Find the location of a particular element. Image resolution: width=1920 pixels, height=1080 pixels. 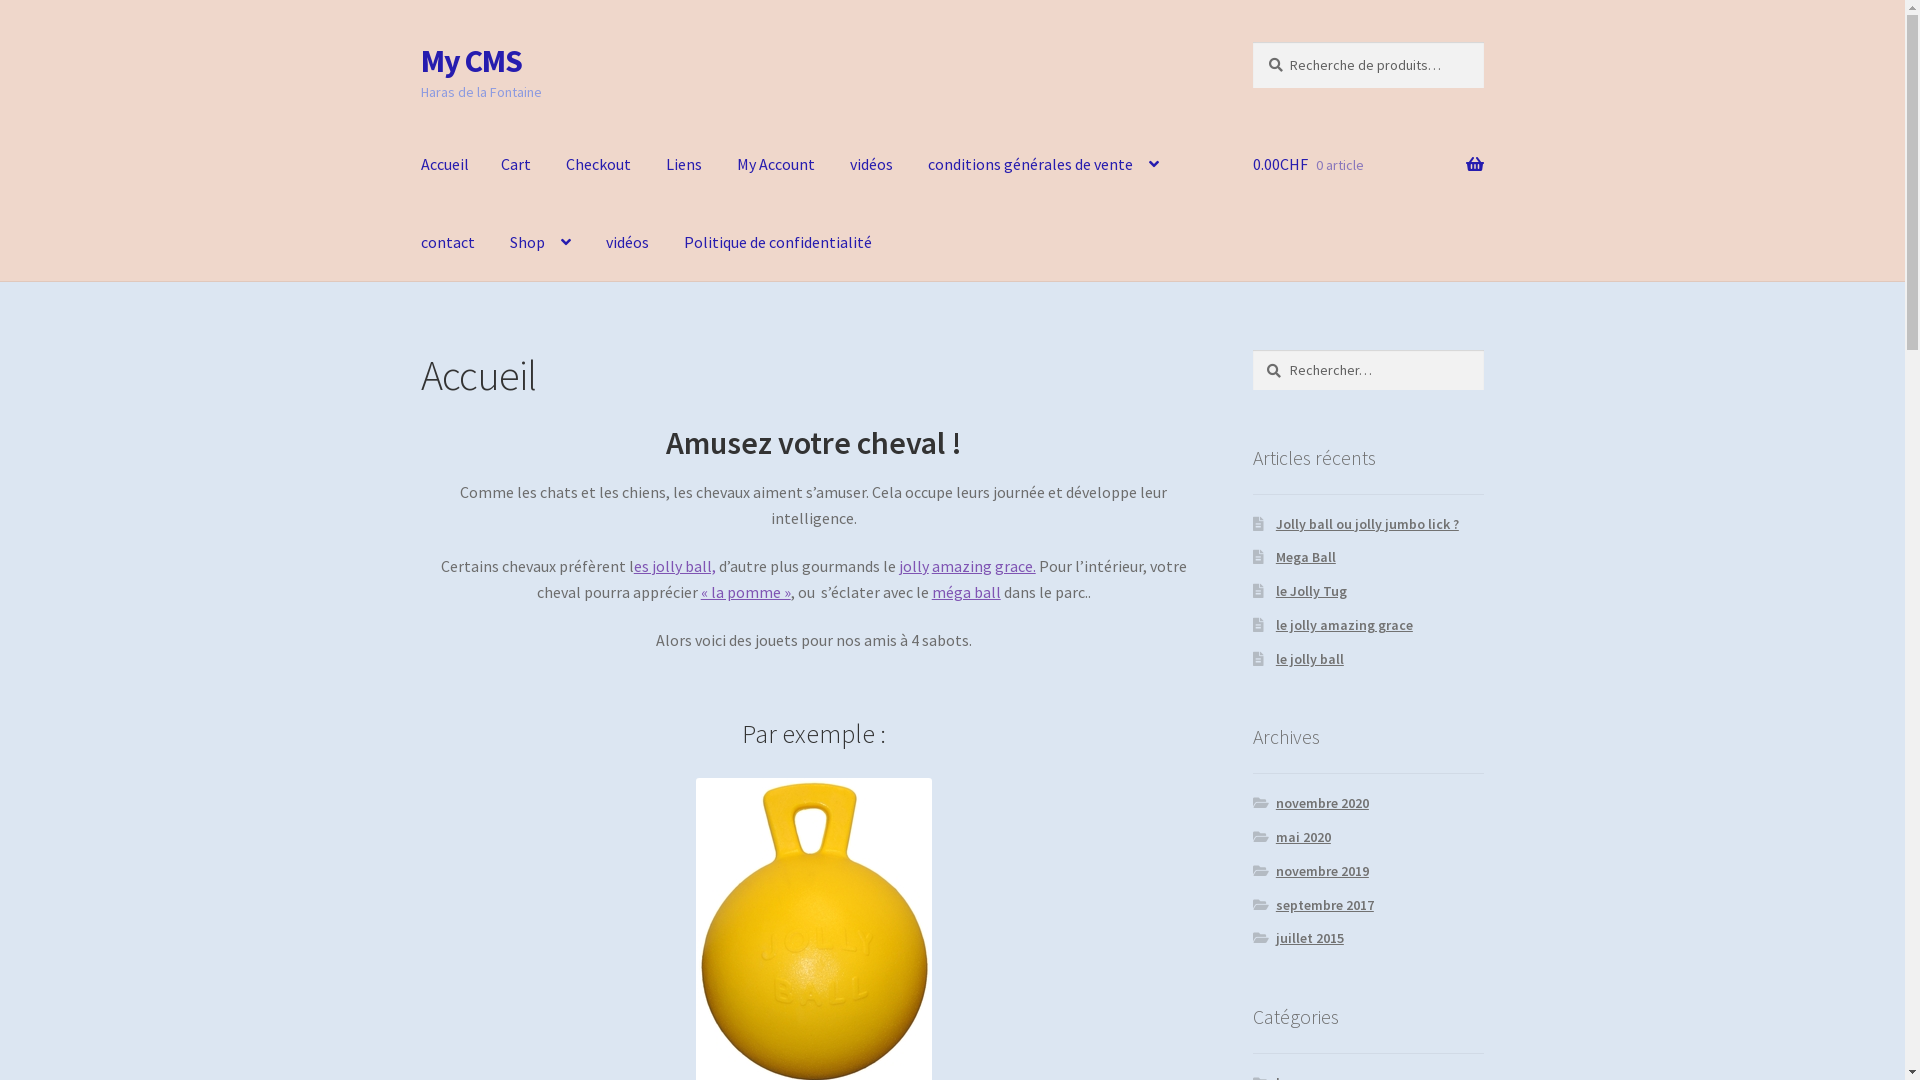

'Jolly ball ou jolly jumbo lick ?' is located at coordinates (1275, 523).